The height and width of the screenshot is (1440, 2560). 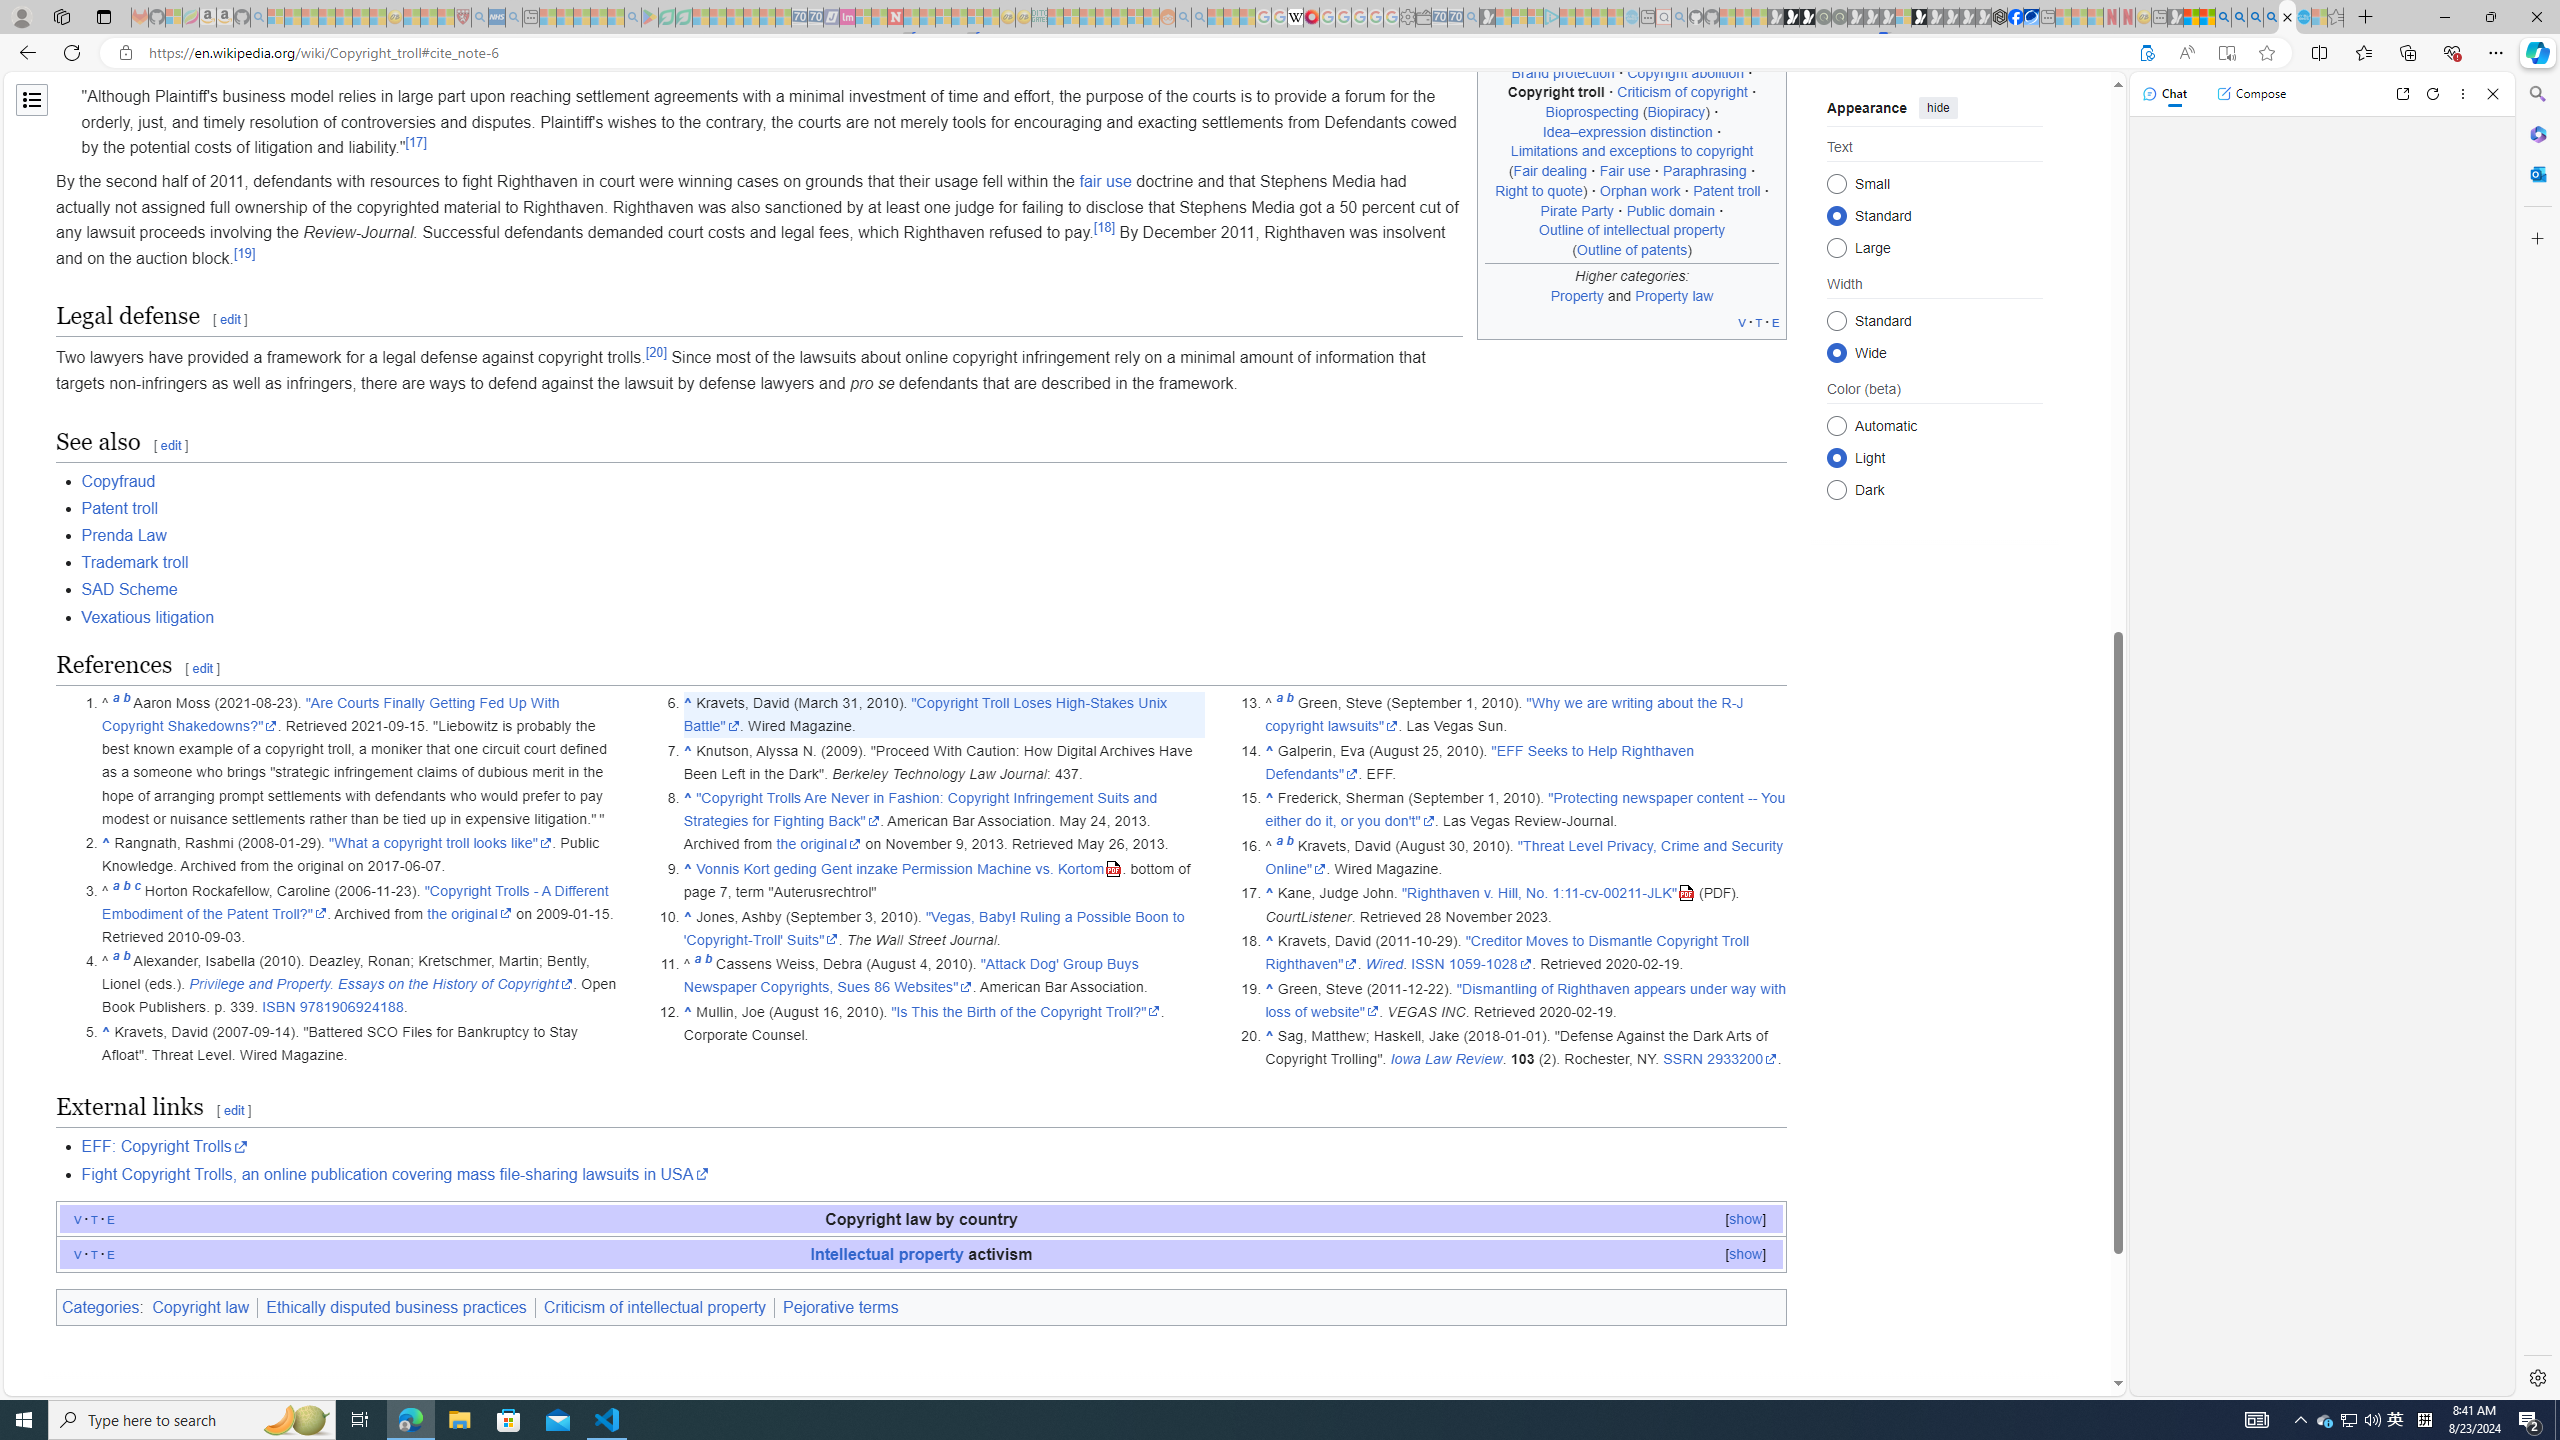 What do you see at coordinates (1679, 16) in the screenshot?
I see `'github - Search - Sleeping'` at bounding box center [1679, 16].